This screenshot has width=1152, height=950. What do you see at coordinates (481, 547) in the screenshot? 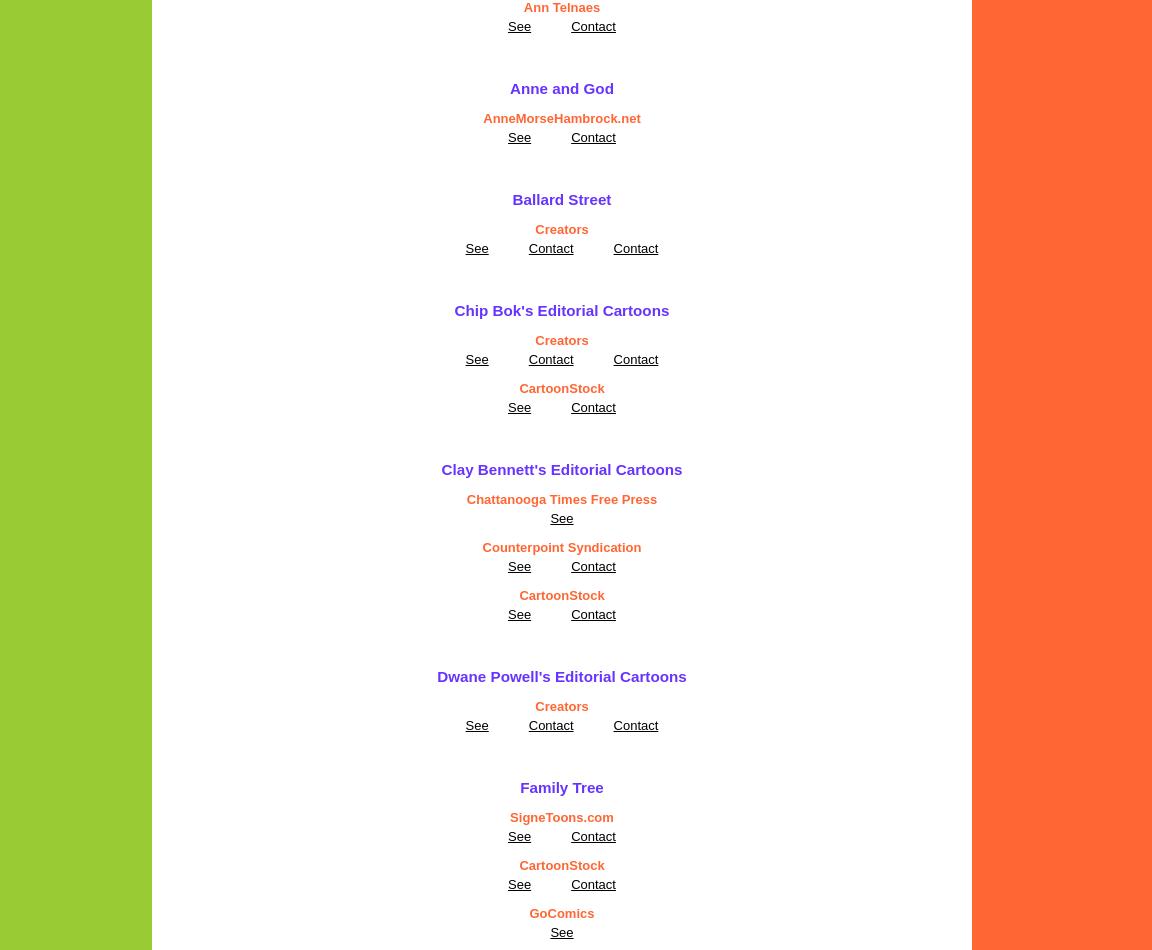
I see `'Counterpoint Syndication'` at bounding box center [481, 547].